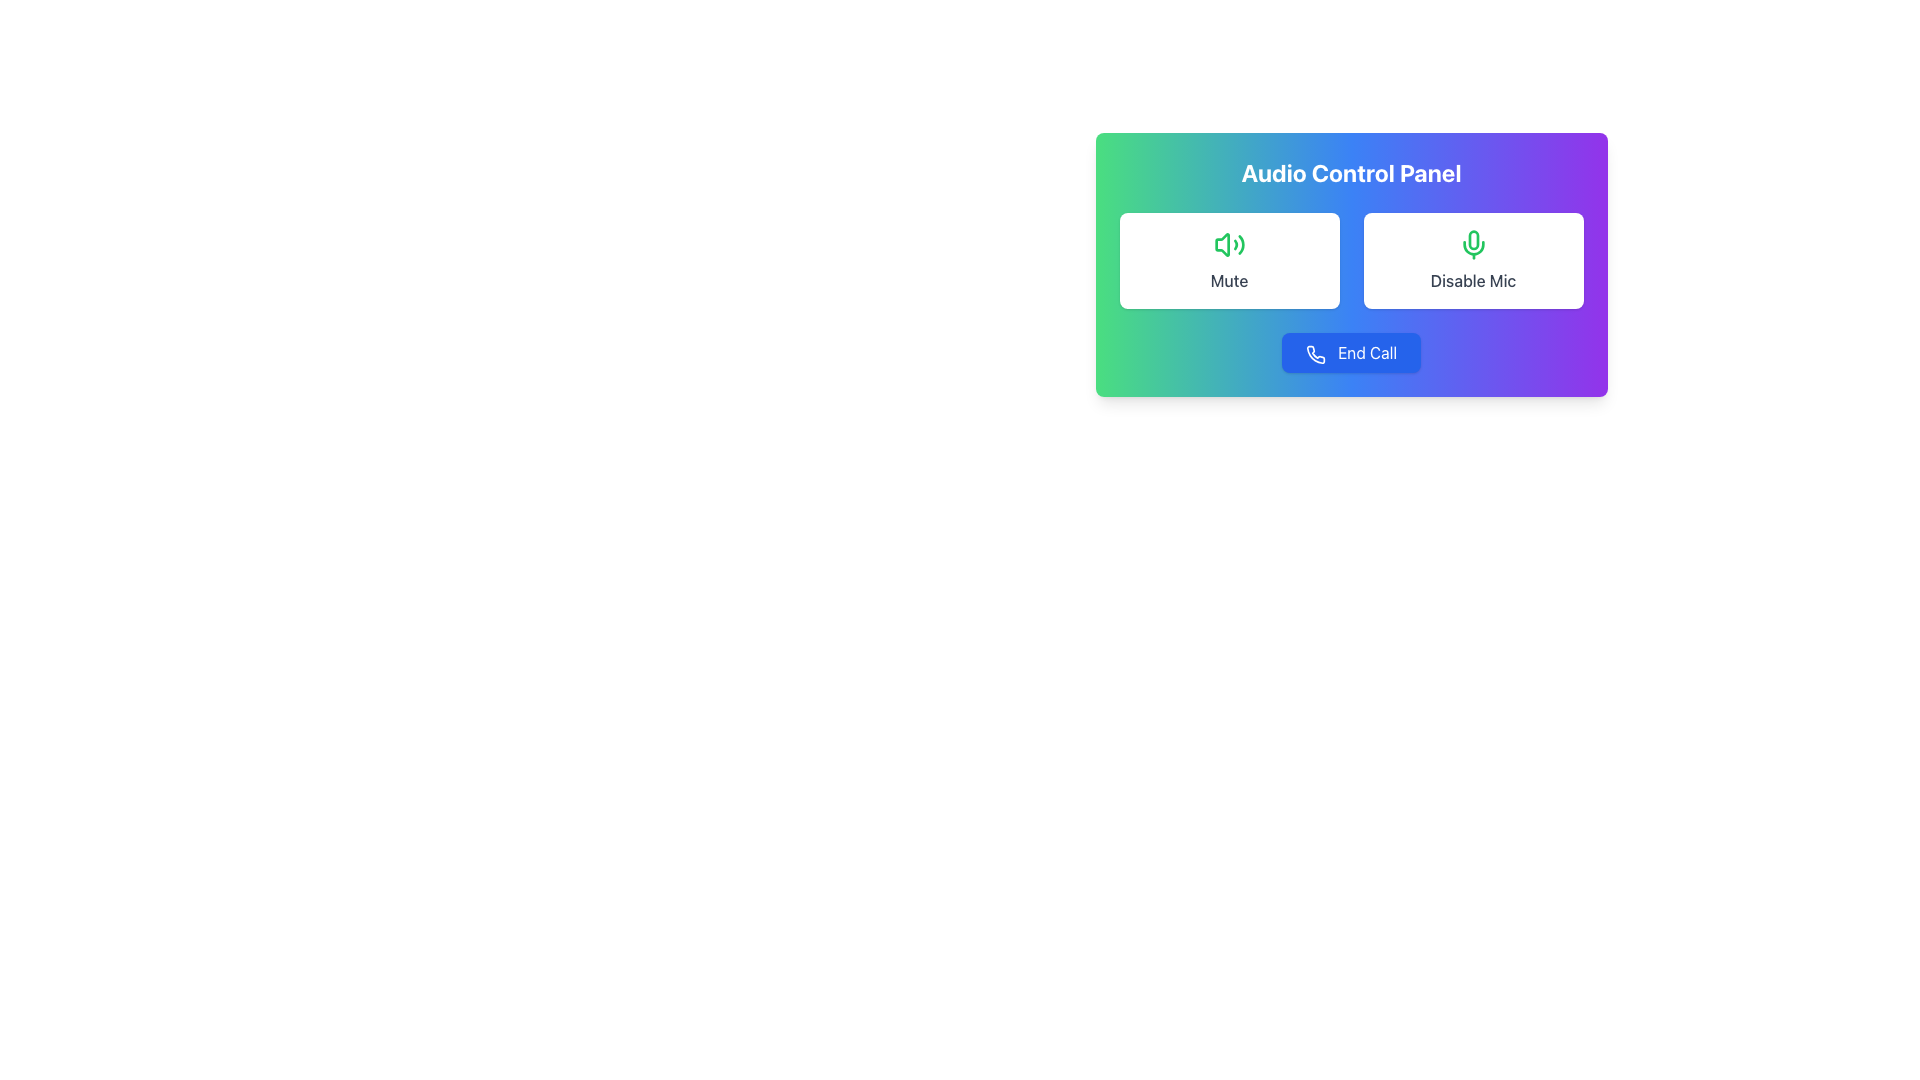 The width and height of the screenshot is (1920, 1080). I want to click on the 'Mute' button, which is a card-like rectangular button with a green speaker icon and the label 'Mute' in dark gray, so click(1228, 260).